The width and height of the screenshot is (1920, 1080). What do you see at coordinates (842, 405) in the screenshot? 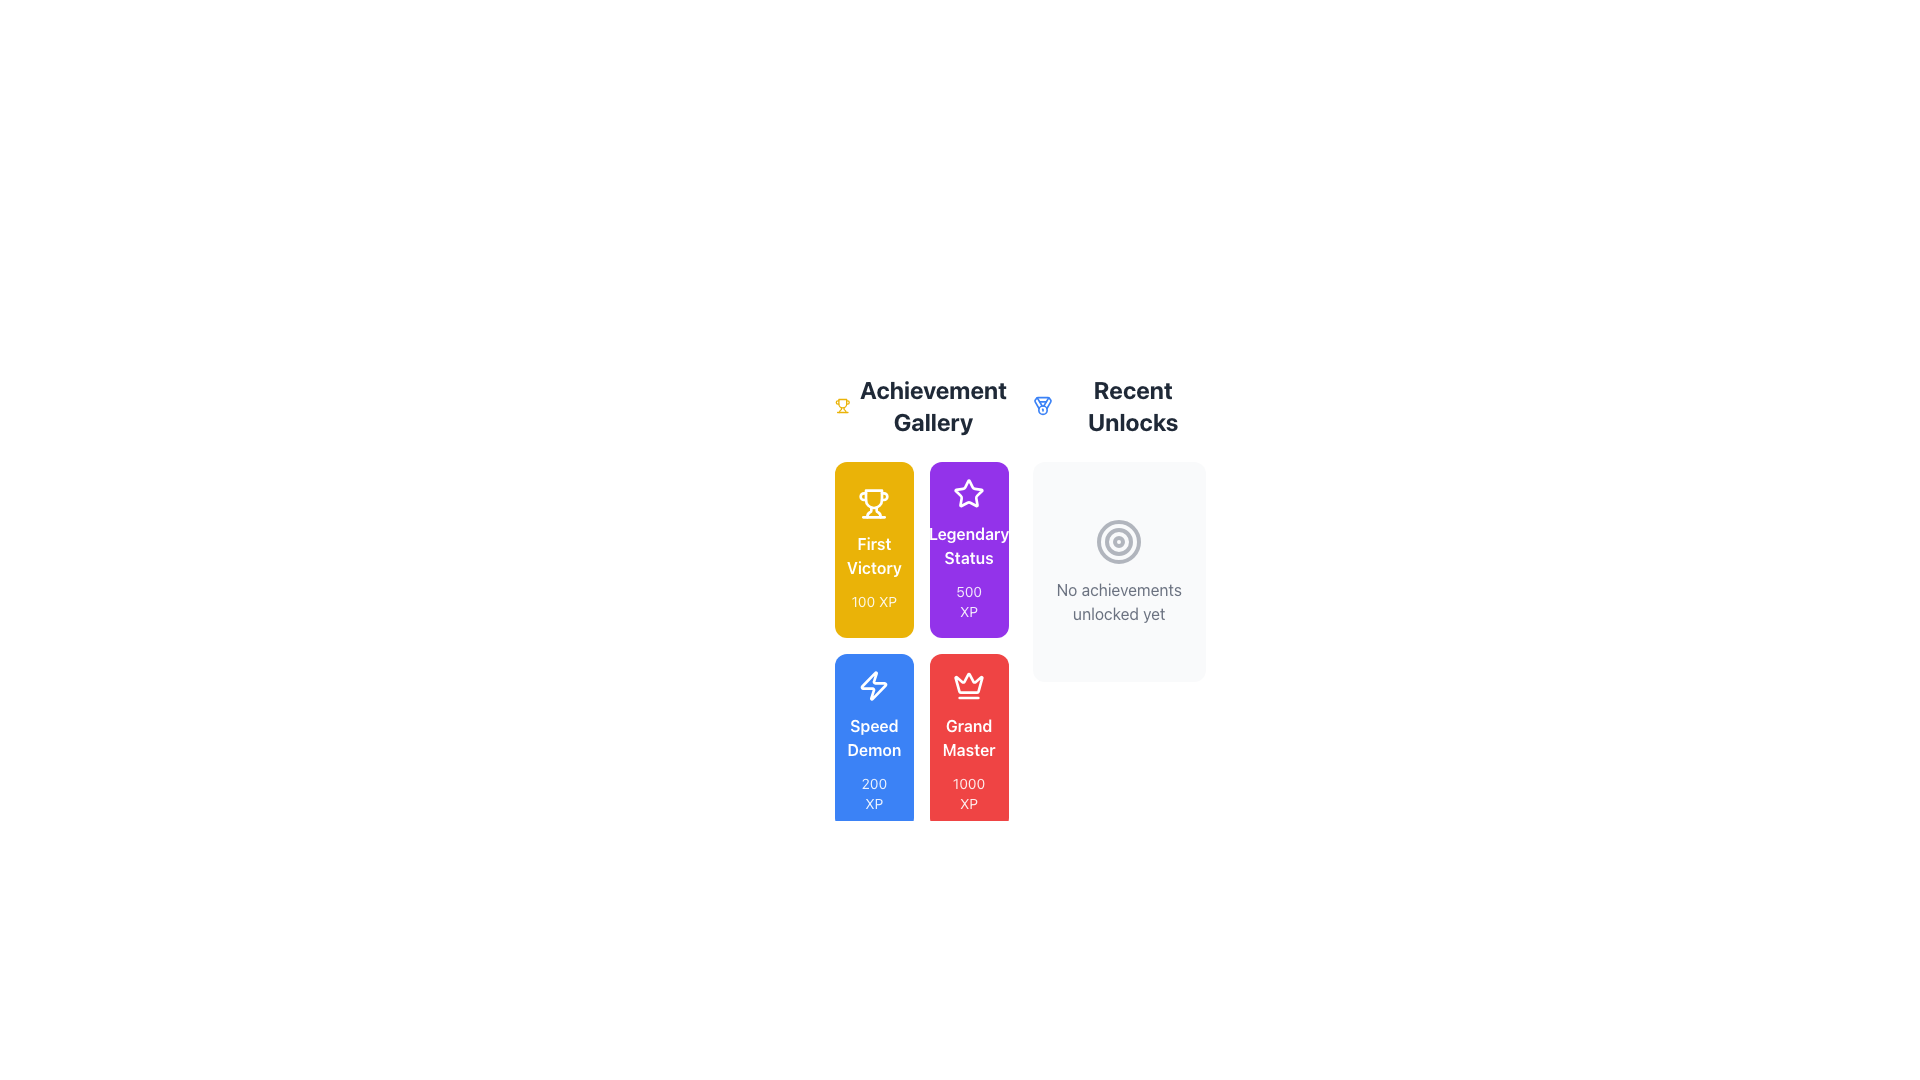
I see `the decorative achievement icon located to the left of the 'Achievement Gallery' text and above the achievement cards grid` at bounding box center [842, 405].